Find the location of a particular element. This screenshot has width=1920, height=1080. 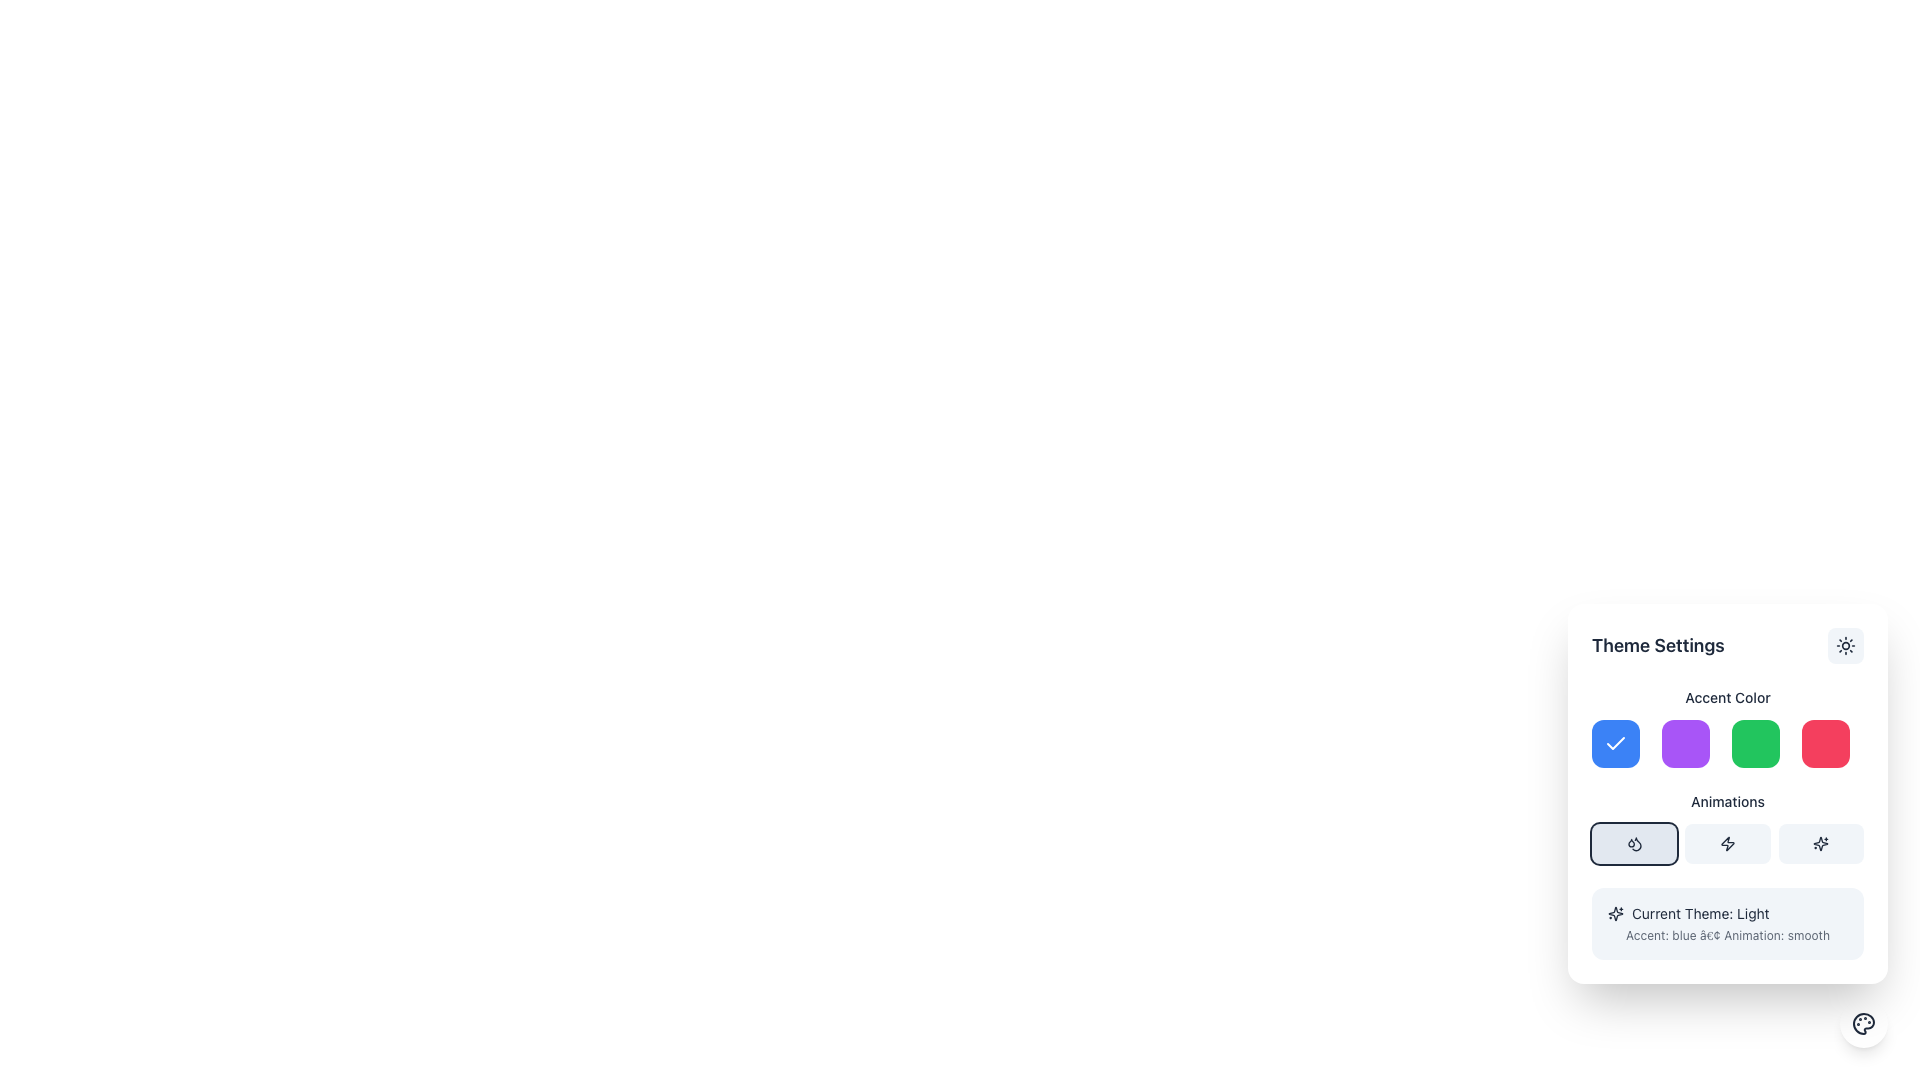

the descriptive Text label for the color selection section in the Theme Settings panel is located at coordinates (1727, 697).